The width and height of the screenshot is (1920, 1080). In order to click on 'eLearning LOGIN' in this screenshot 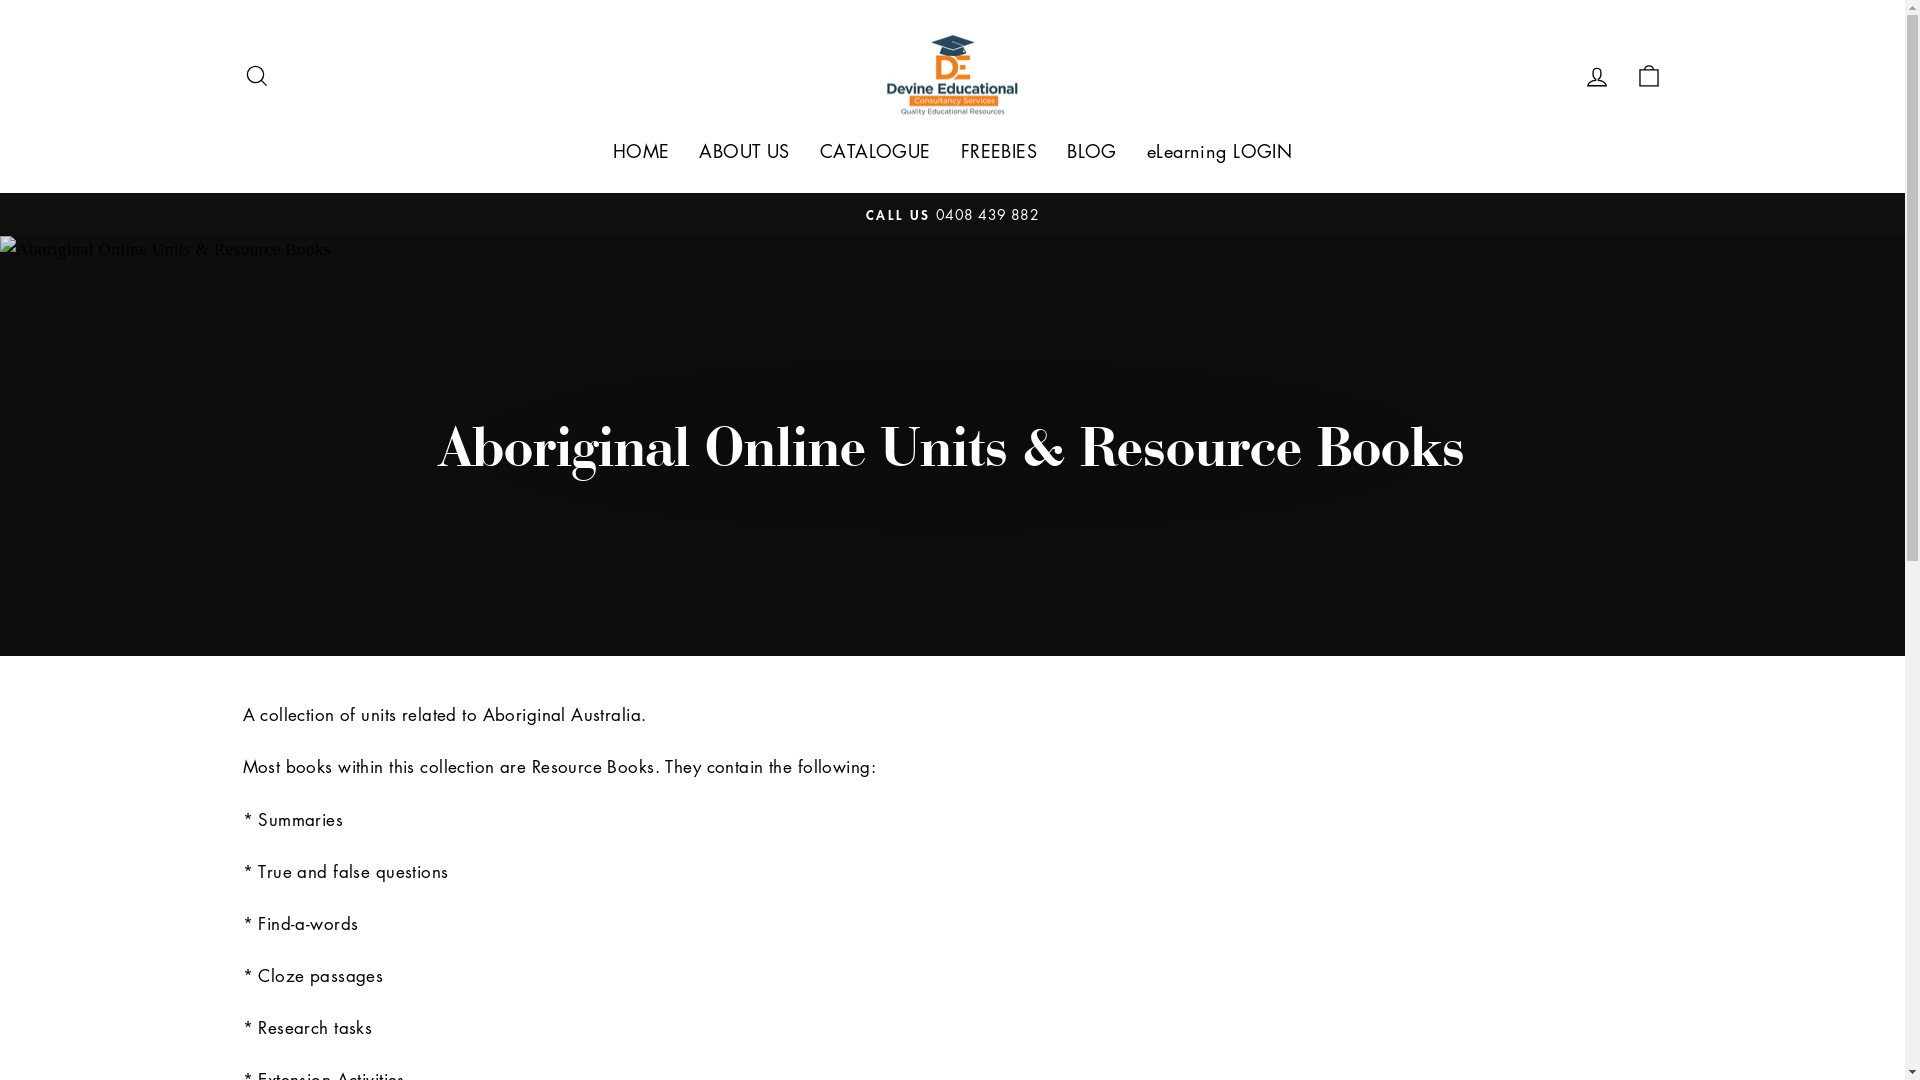, I will do `click(1218, 150)`.